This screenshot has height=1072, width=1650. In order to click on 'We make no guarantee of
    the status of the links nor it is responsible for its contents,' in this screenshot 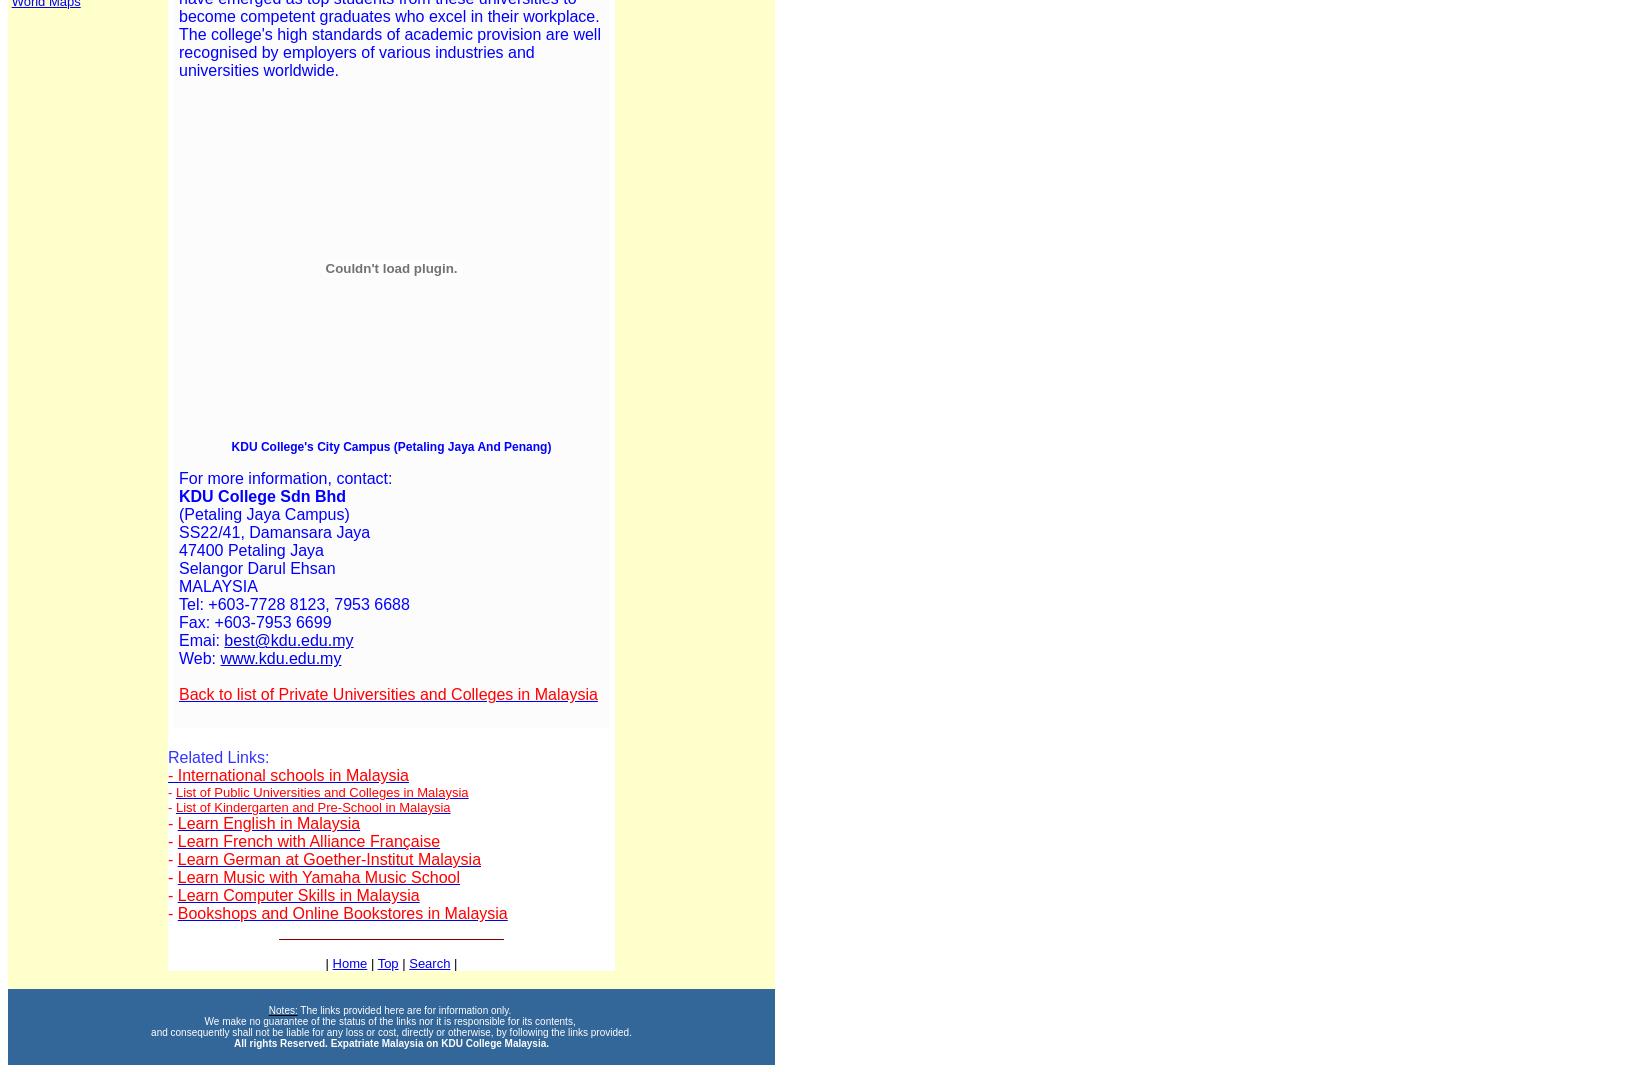, I will do `click(391, 1021)`.